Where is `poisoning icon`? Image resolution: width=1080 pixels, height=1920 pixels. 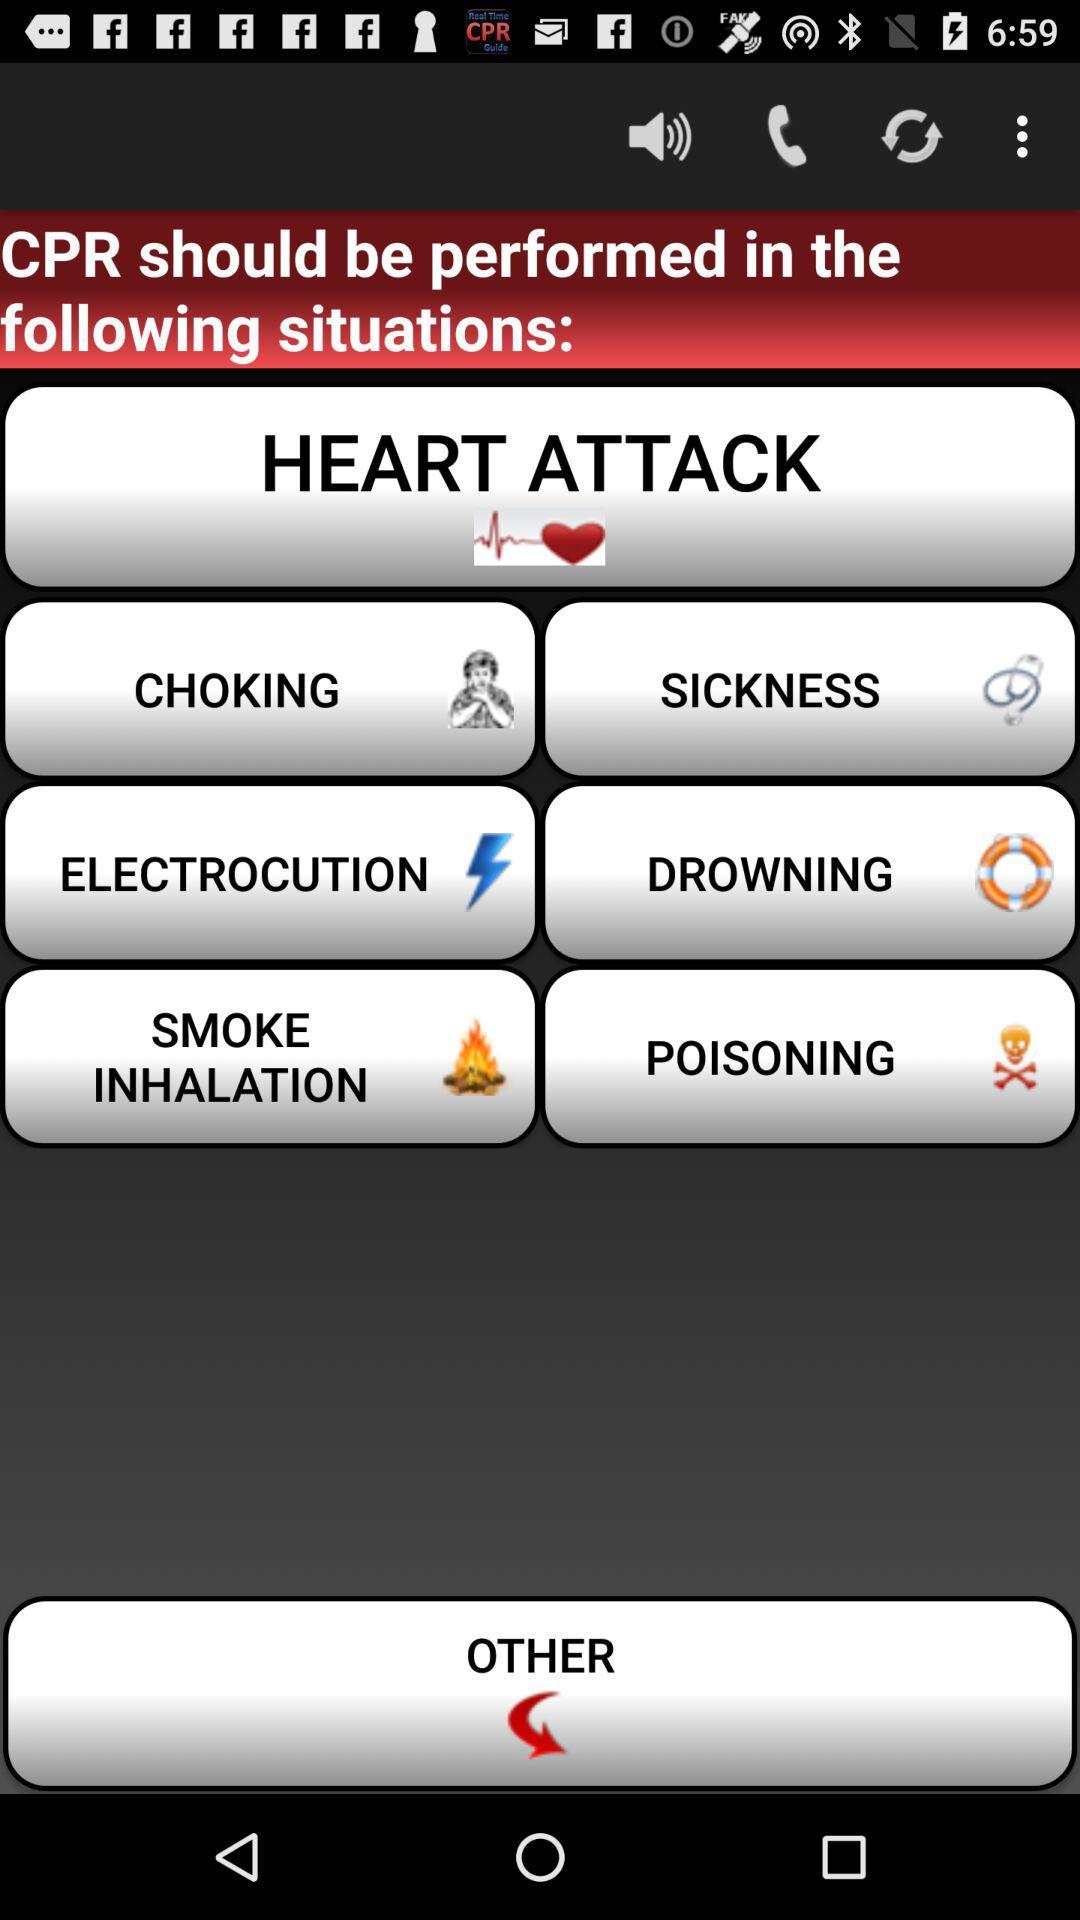
poisoning icon is located at coordinates (810, 1055).